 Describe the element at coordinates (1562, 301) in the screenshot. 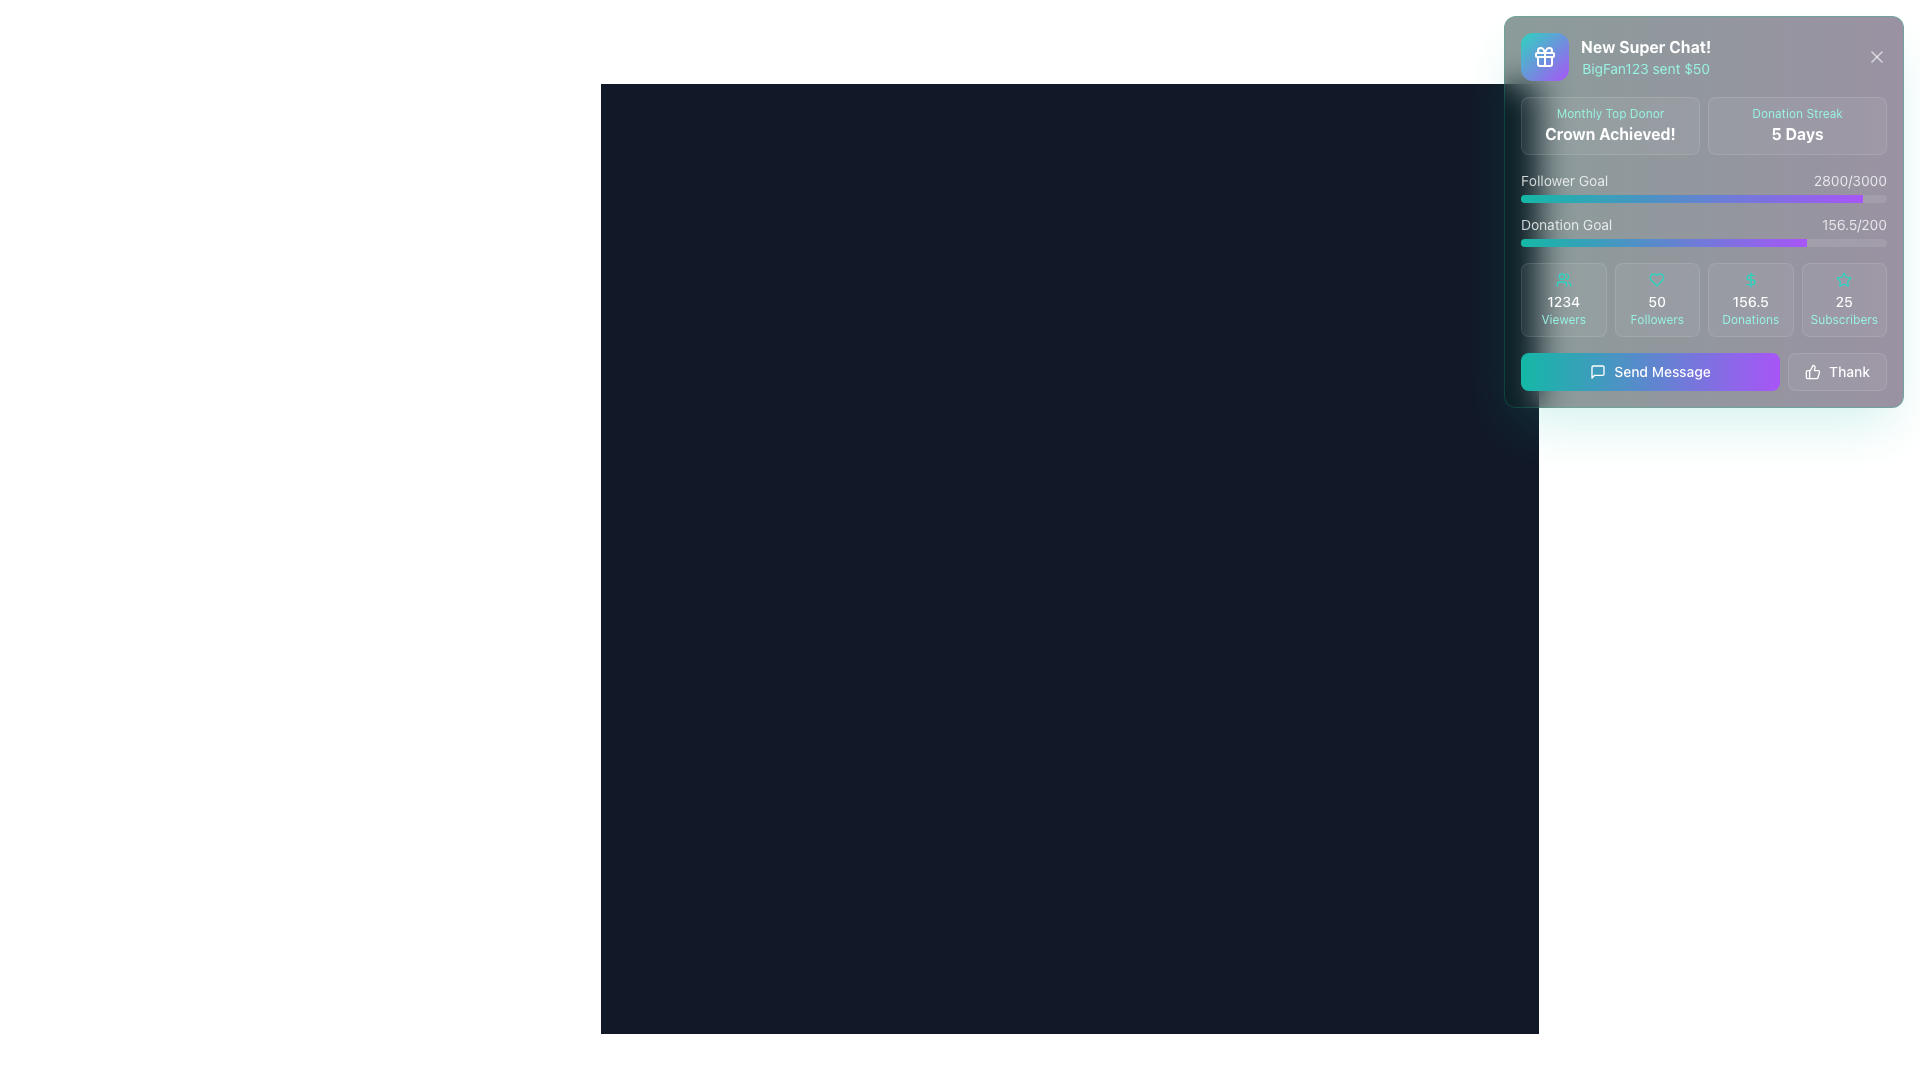

I see `the text display showing '1234' within the 'Viewers' box, located in the bottom right corner of the pop-up card` at that location.